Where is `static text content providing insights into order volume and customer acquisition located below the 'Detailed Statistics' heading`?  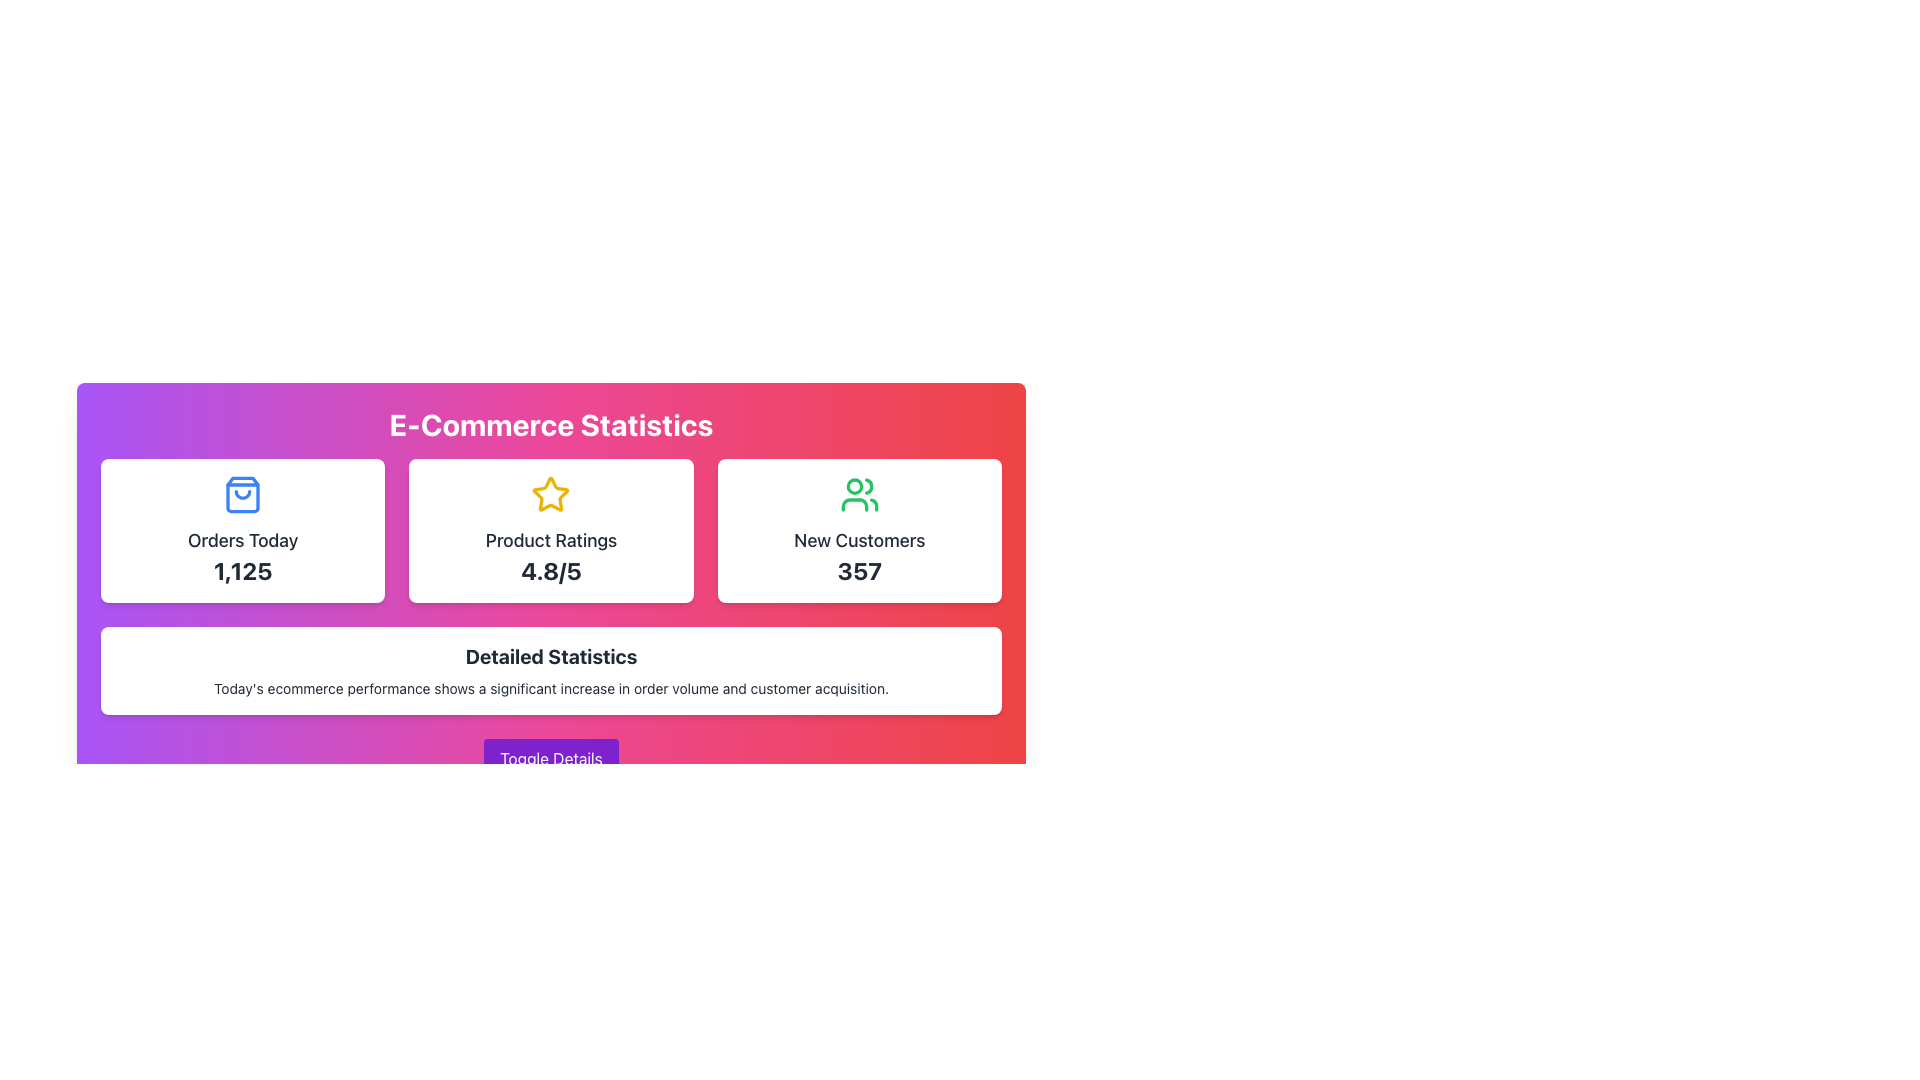 static text content providing insights into order volume and customer acquisition located below the 'Detailed Statistics' heading is located at coordinates (551, 688).